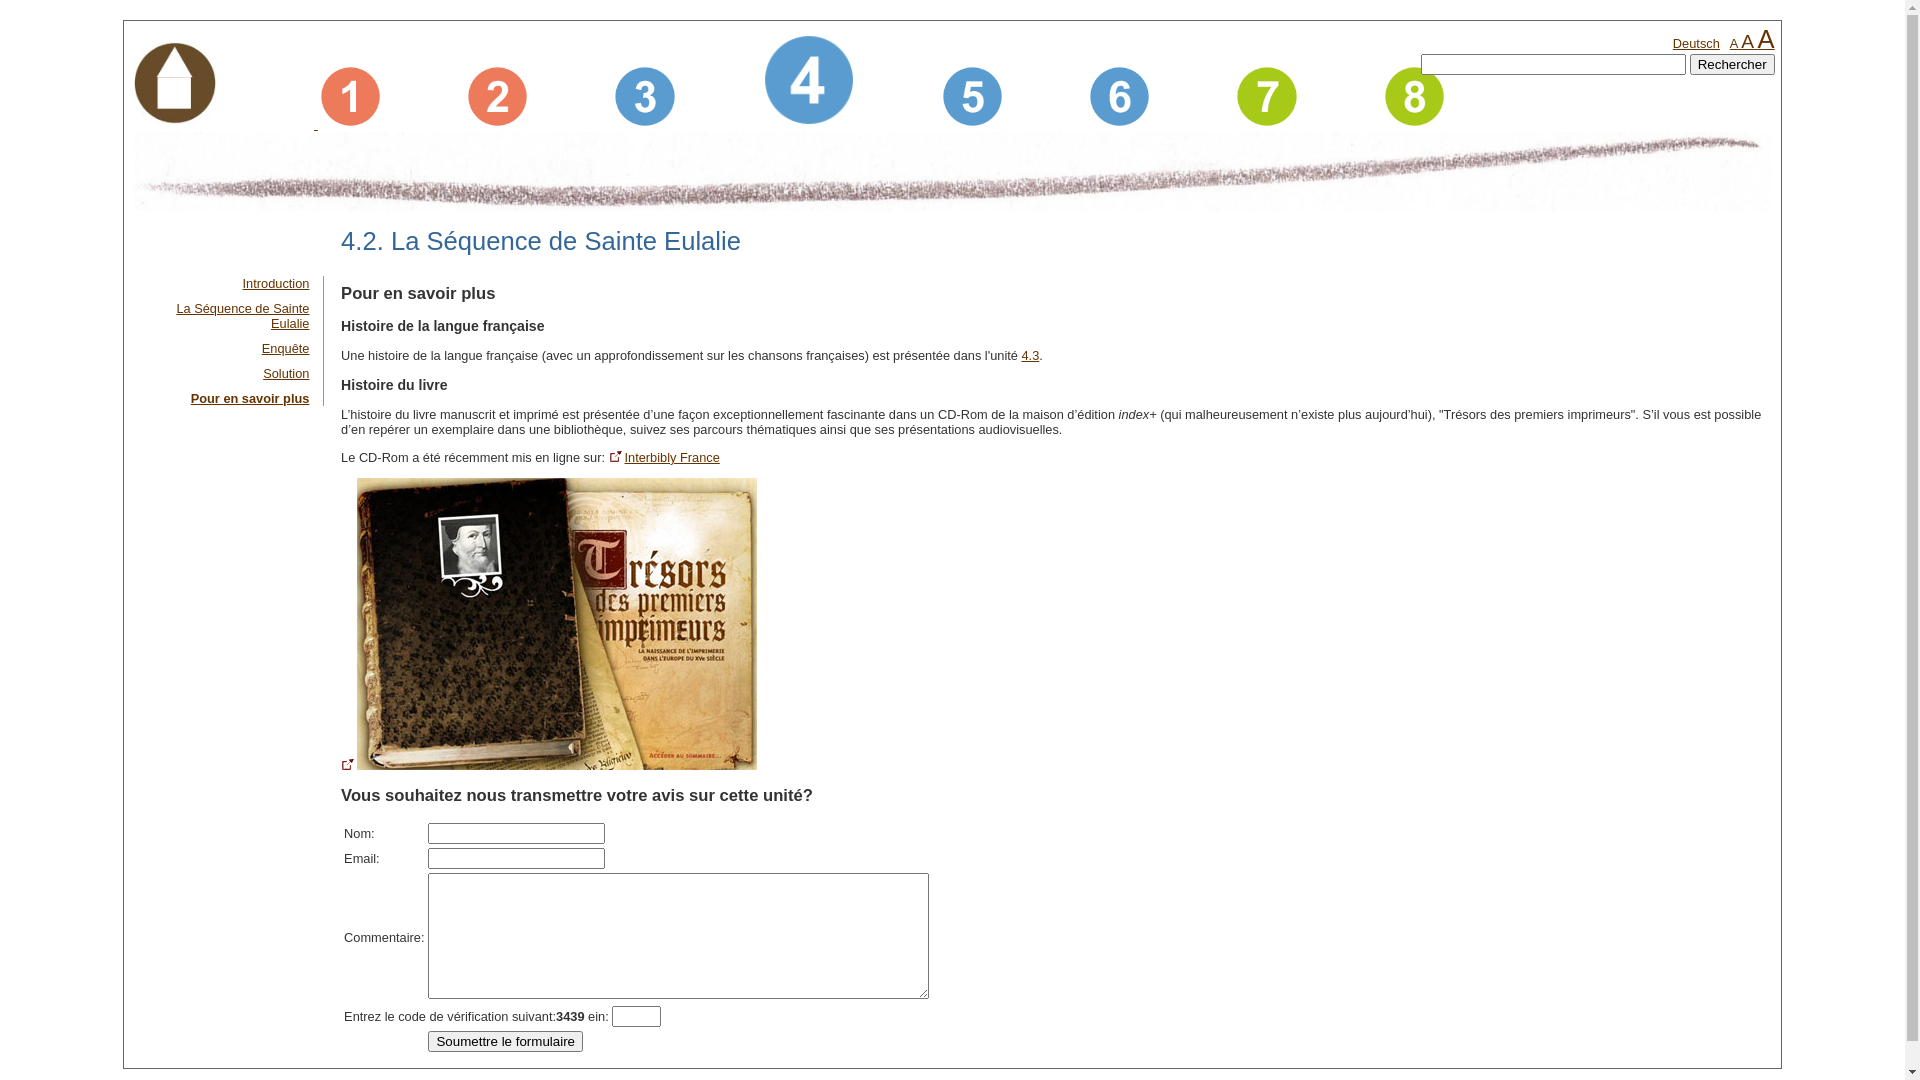  I want to click on 'Interbibly France', so click(608, 457).